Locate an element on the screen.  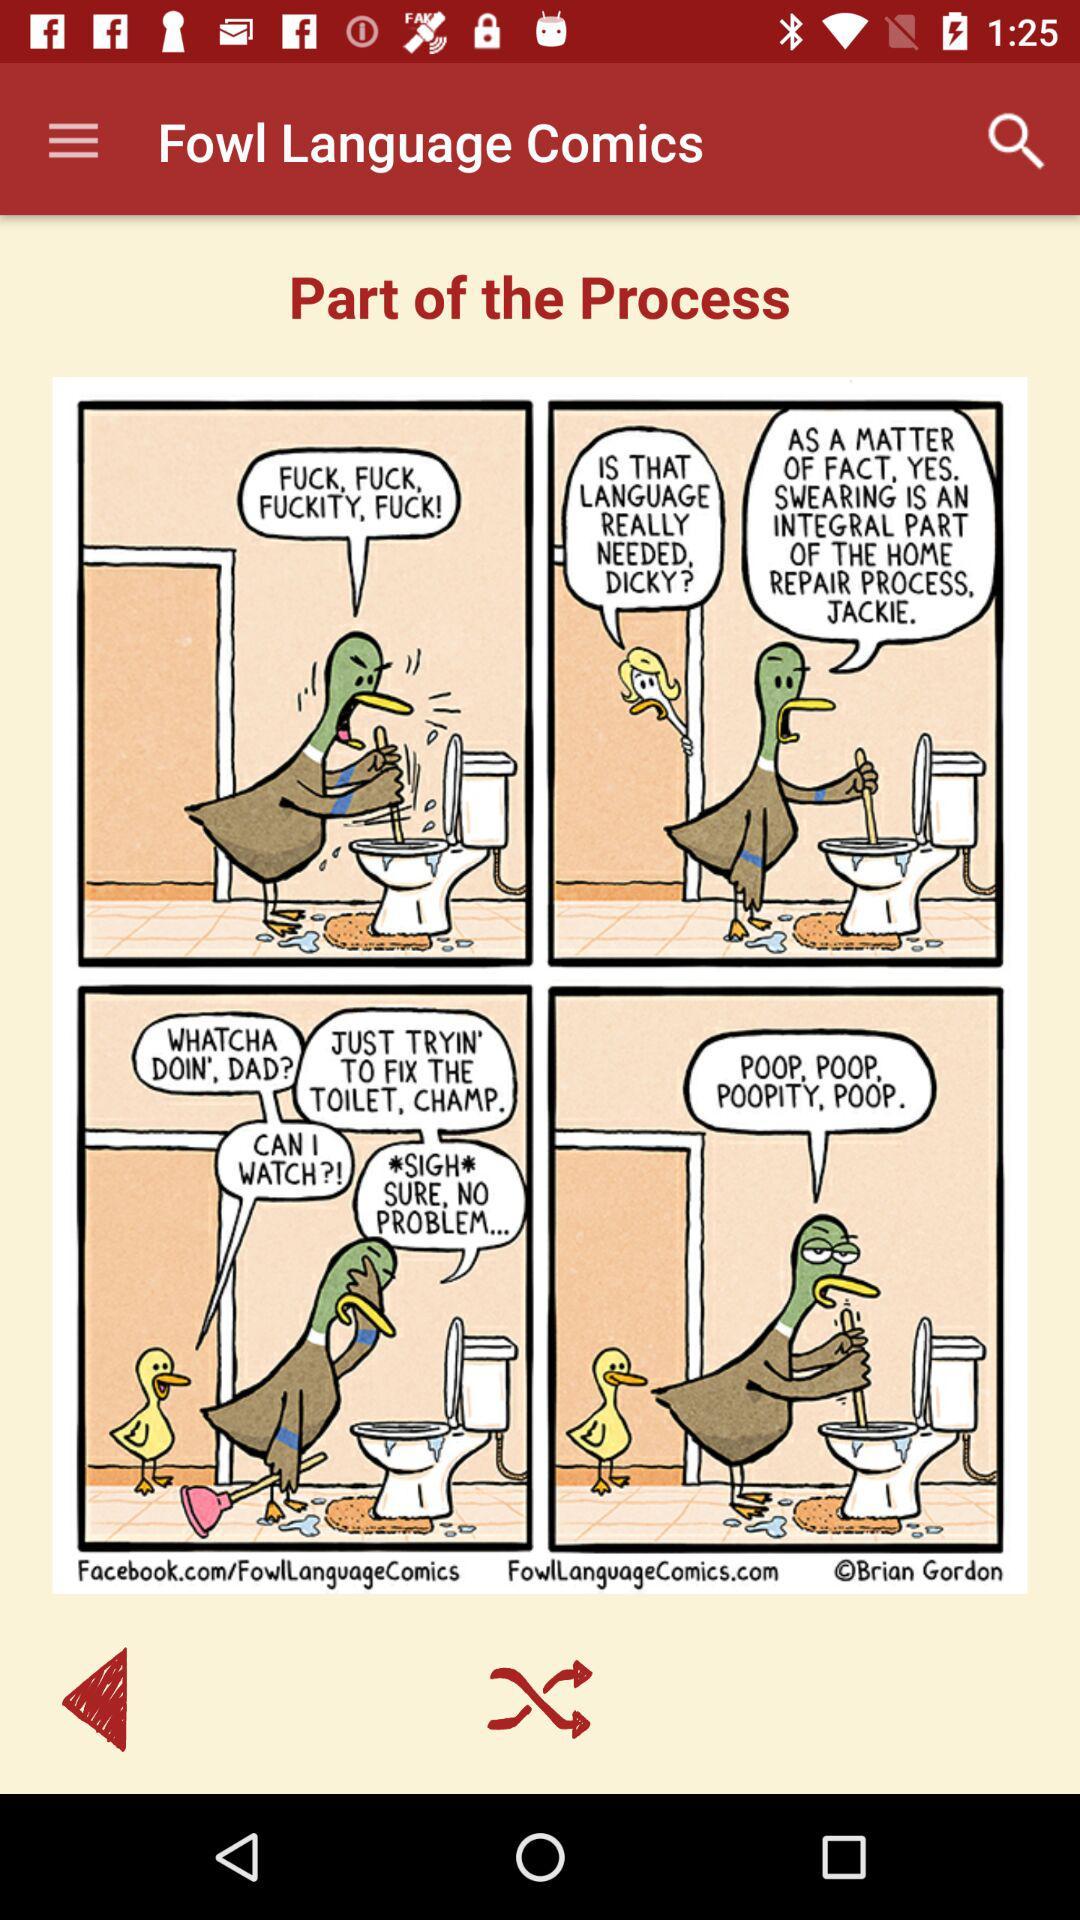
icon at the center is located at coordinates (540, 985).